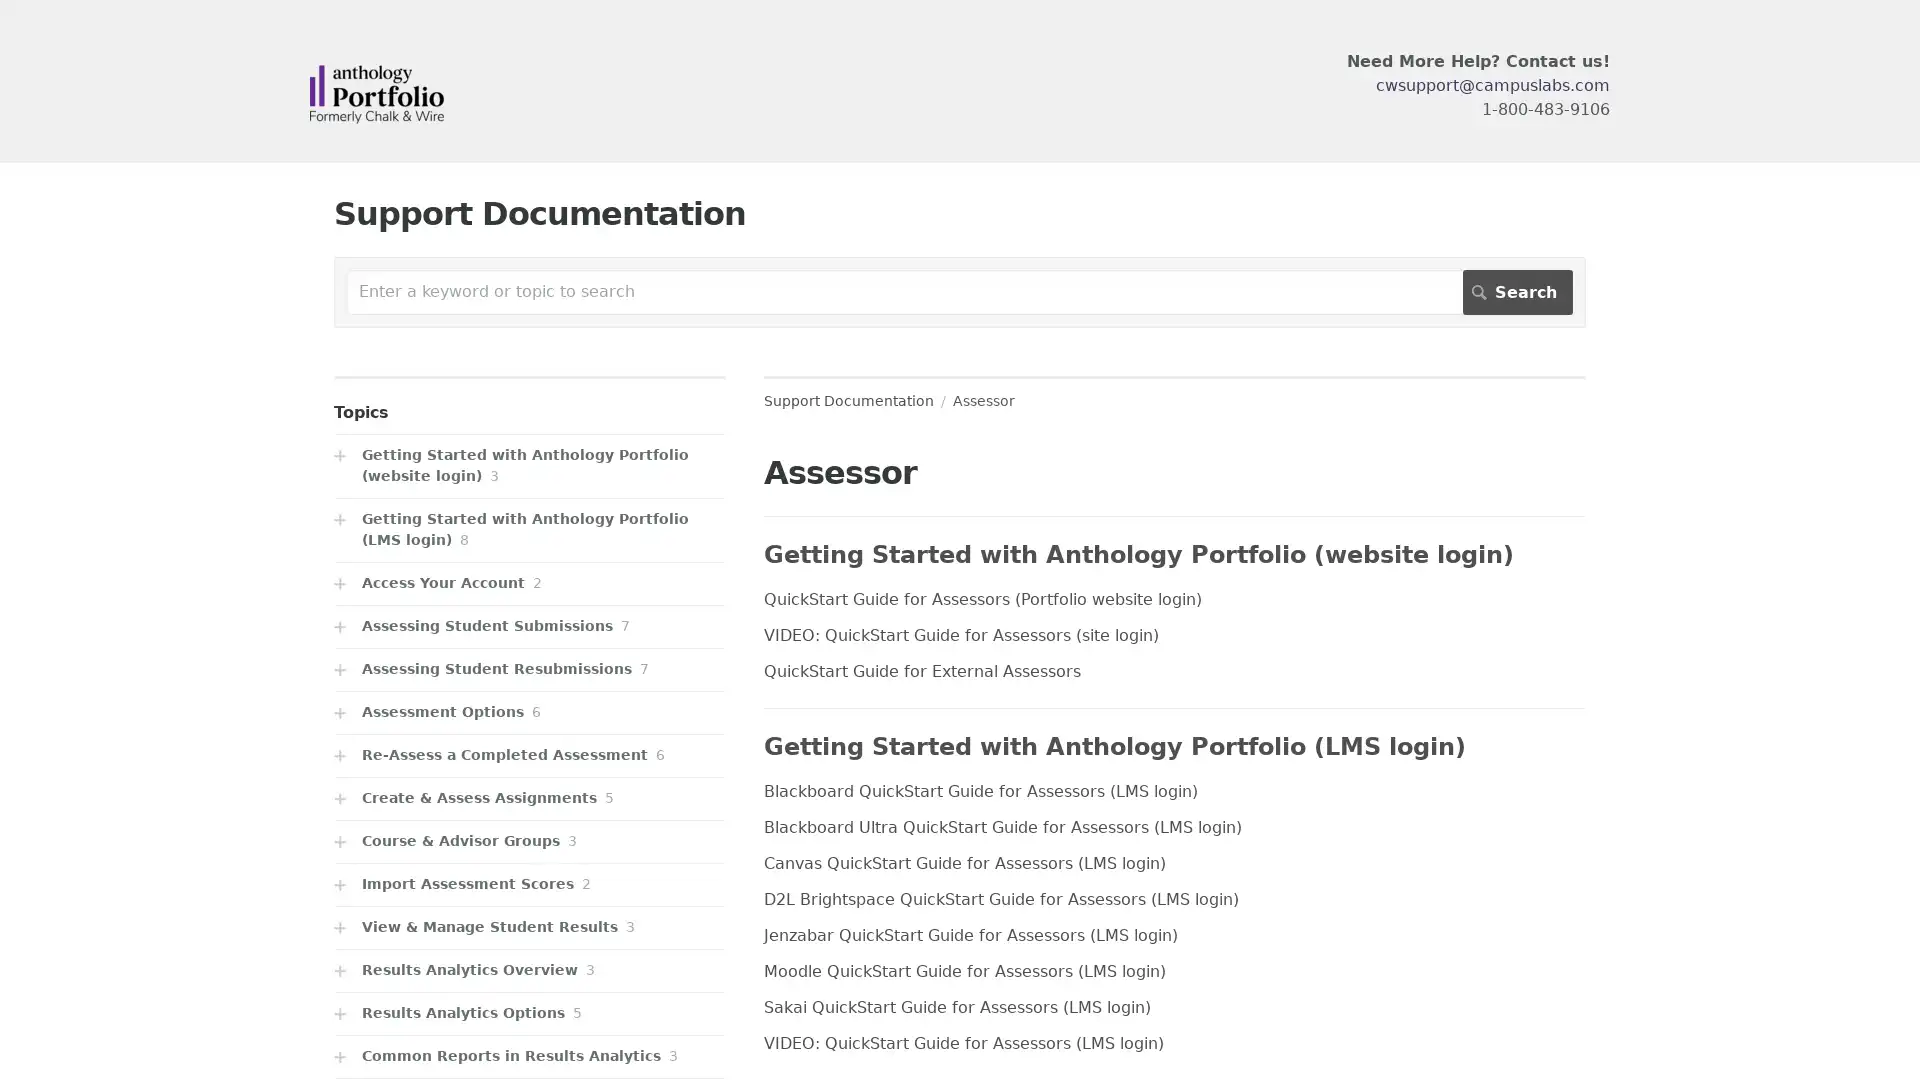 This screenshot has height=1080, width=1920. What do you see at coordinates (529, 841) in the screenshot?
I see `Course & Advisor Groups 3` at bounding box center [529, 841].